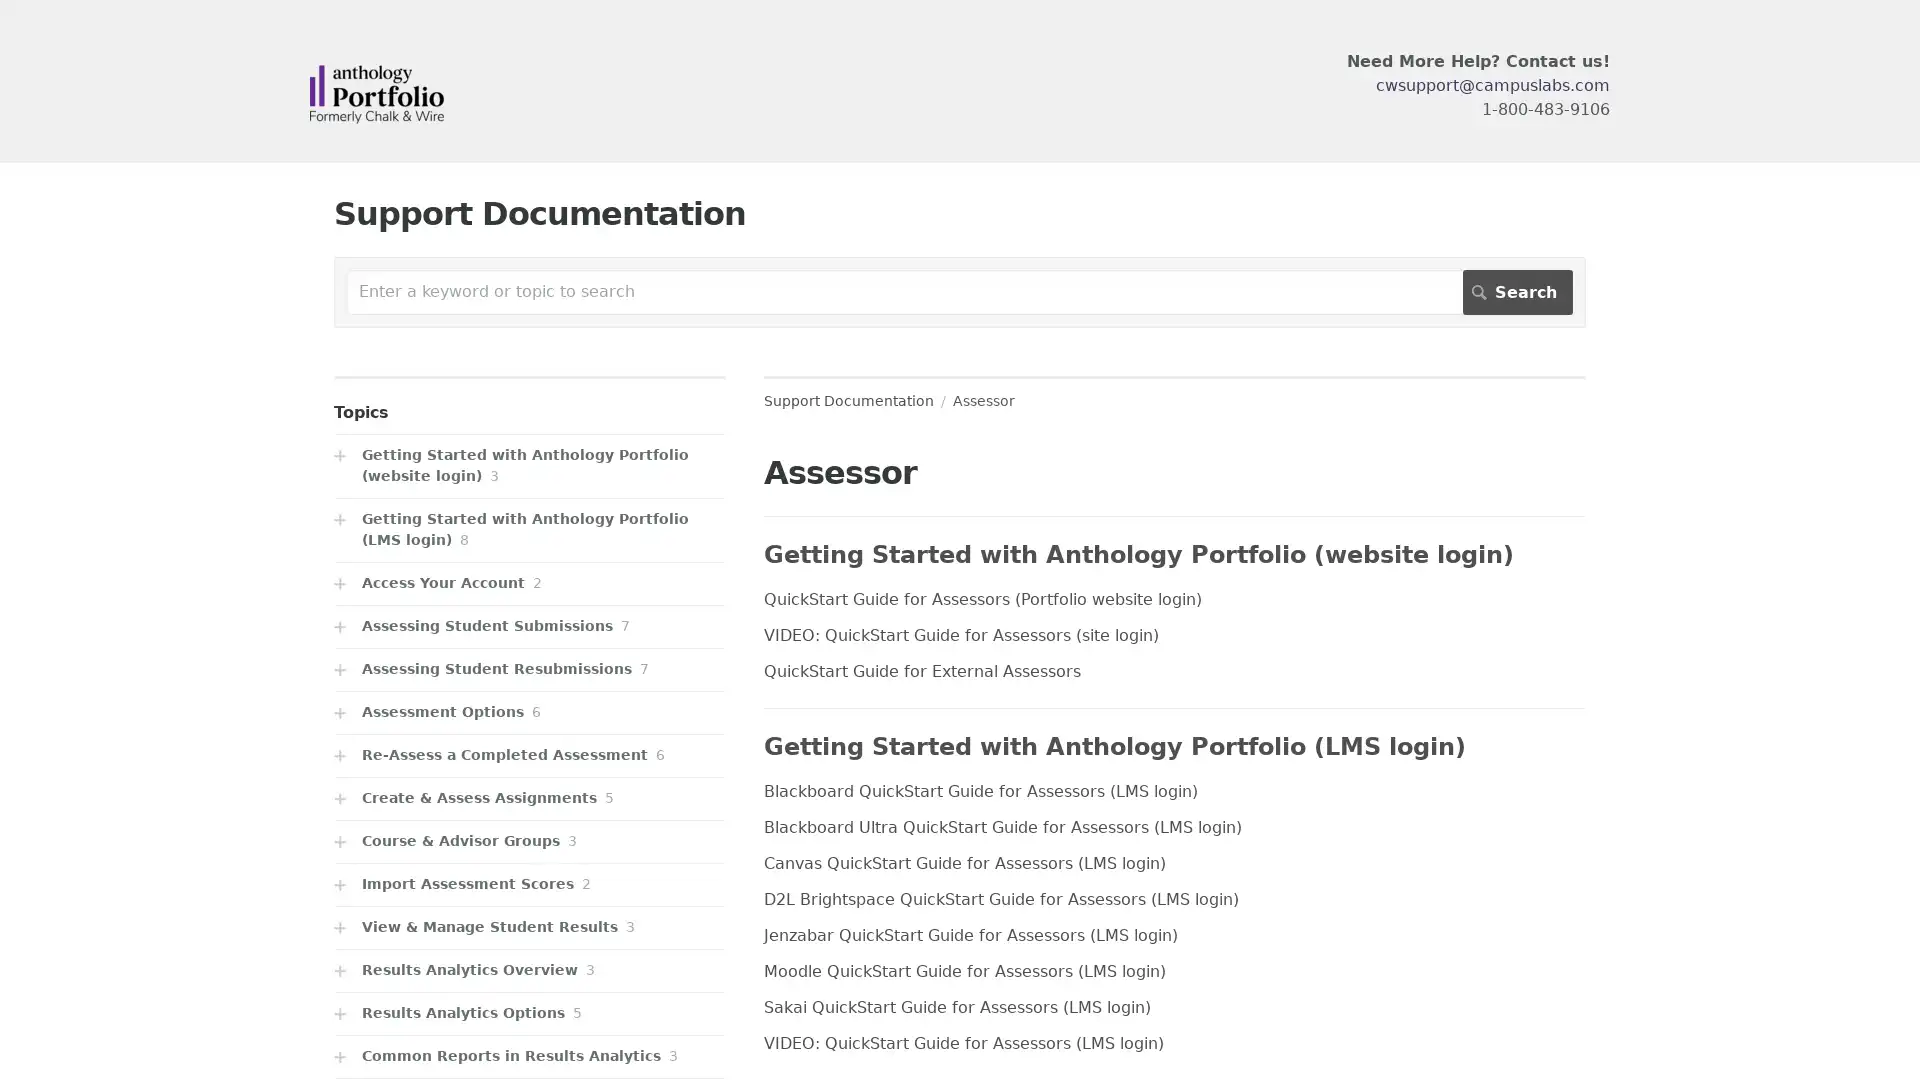 This screenshot has height=1080, width=1920. What do you see at coordinates (529, 841) in the screenshot?
I see `Course & Advisor Groups 3` at bounding box center [529, 841].